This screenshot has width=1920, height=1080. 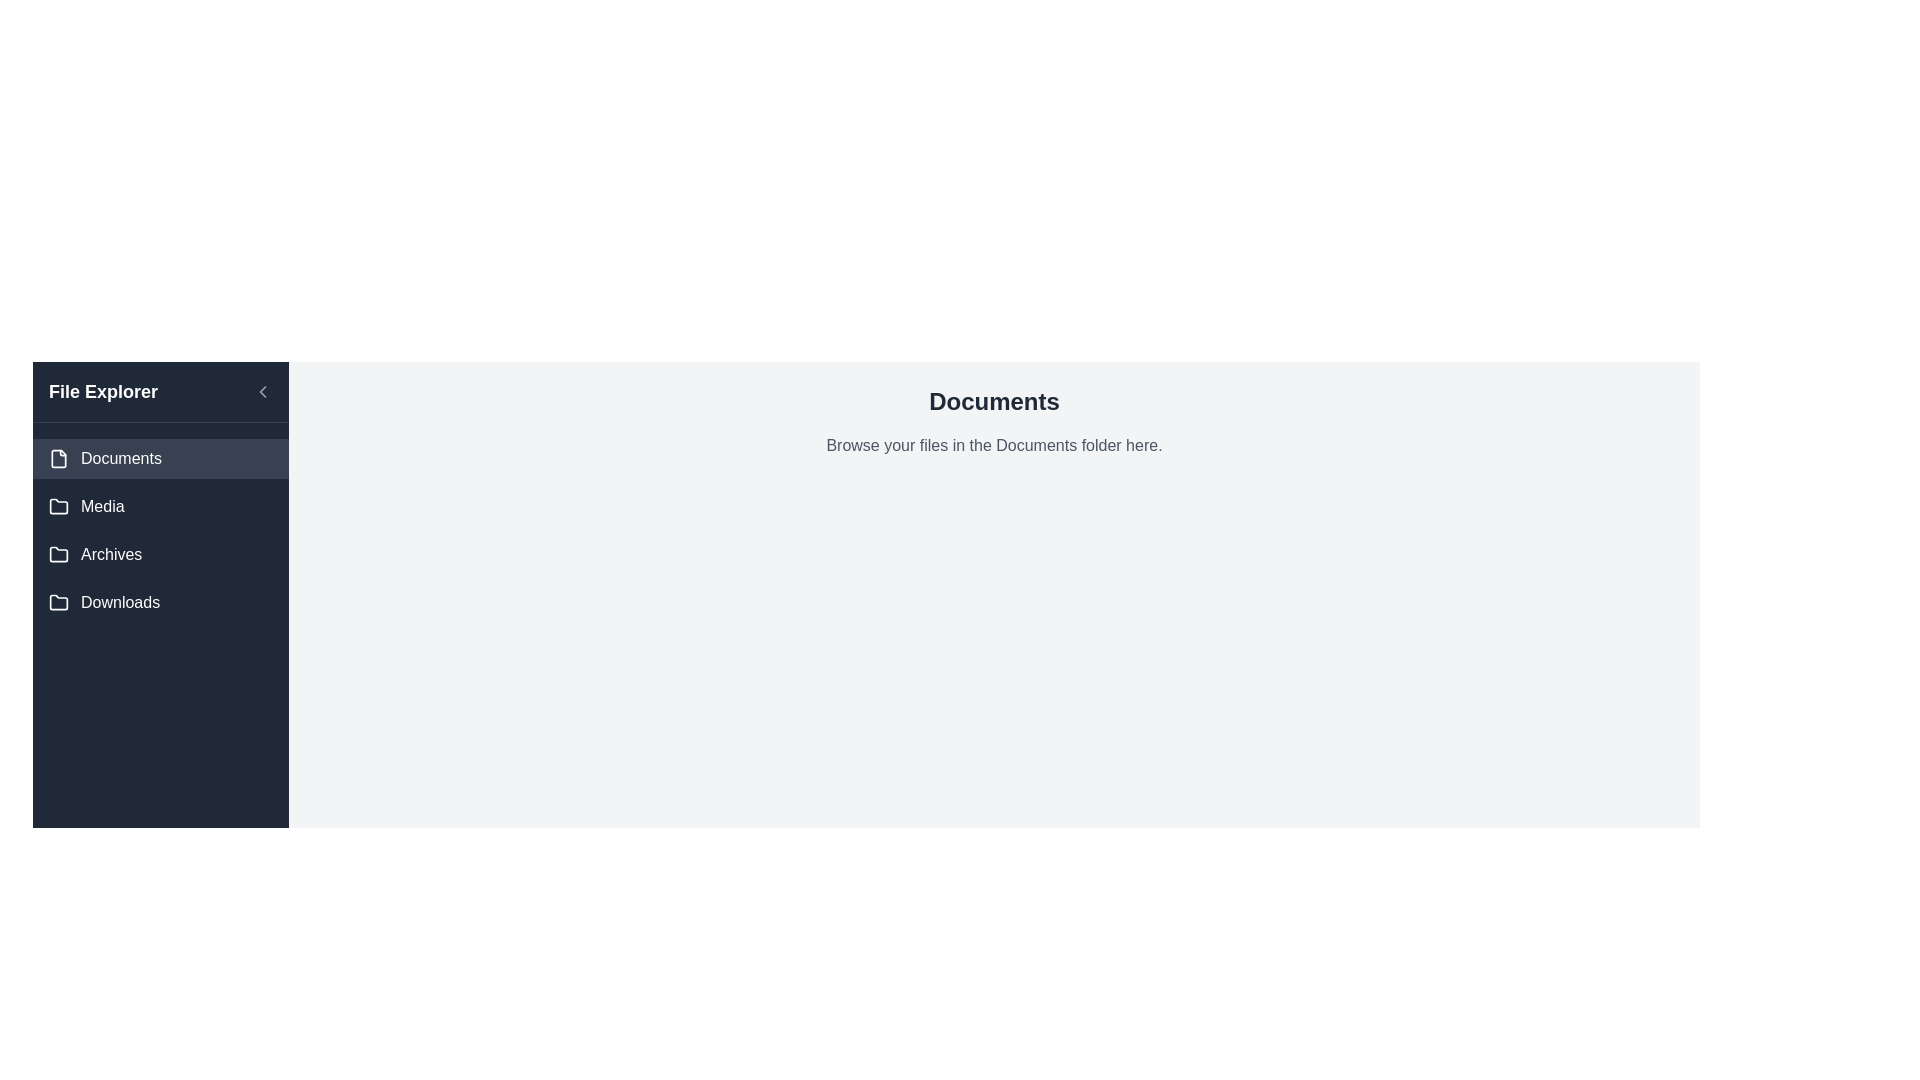 I want to click on the text label displaying 'Media' in the side navigation menu, which is styled in light color against a dark background and positioned below 'Documents', so click(x=101, y=505).